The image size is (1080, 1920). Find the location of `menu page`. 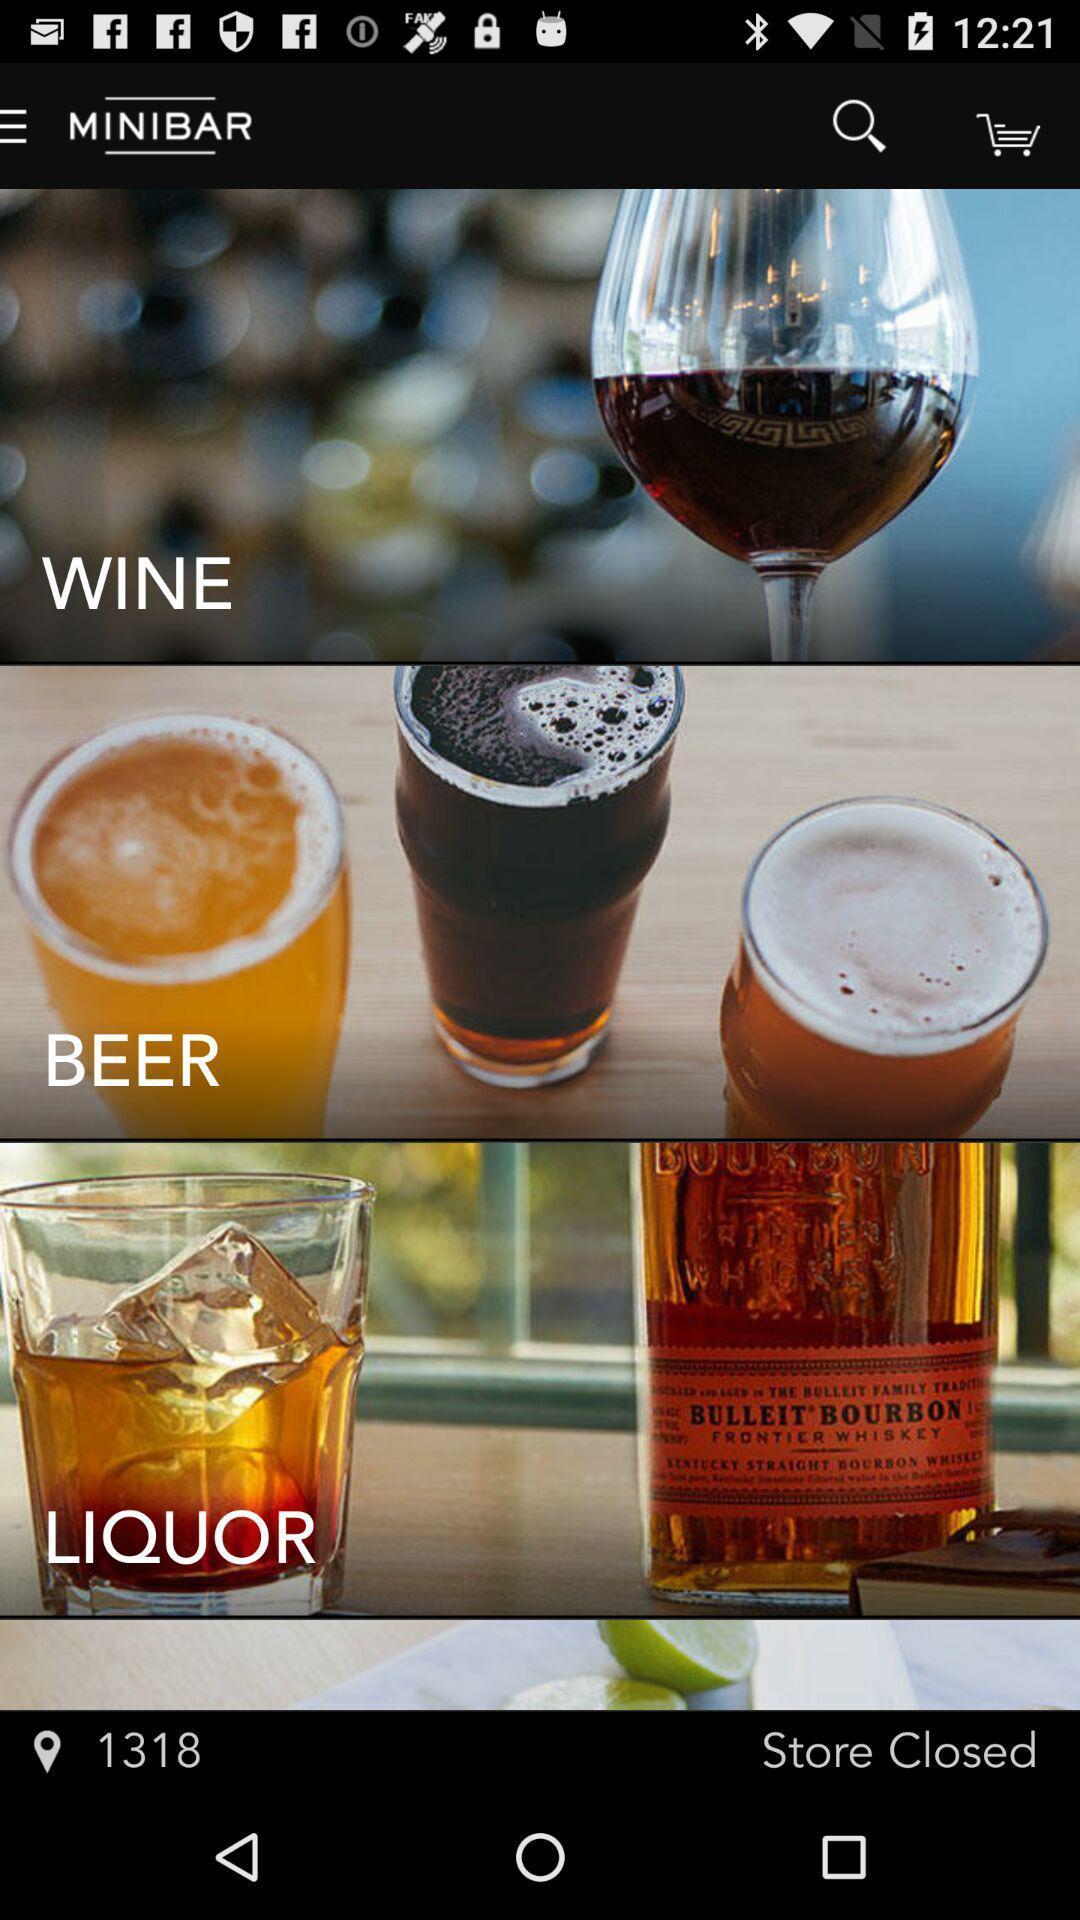

menu page is located at coordinates (1006, 124).